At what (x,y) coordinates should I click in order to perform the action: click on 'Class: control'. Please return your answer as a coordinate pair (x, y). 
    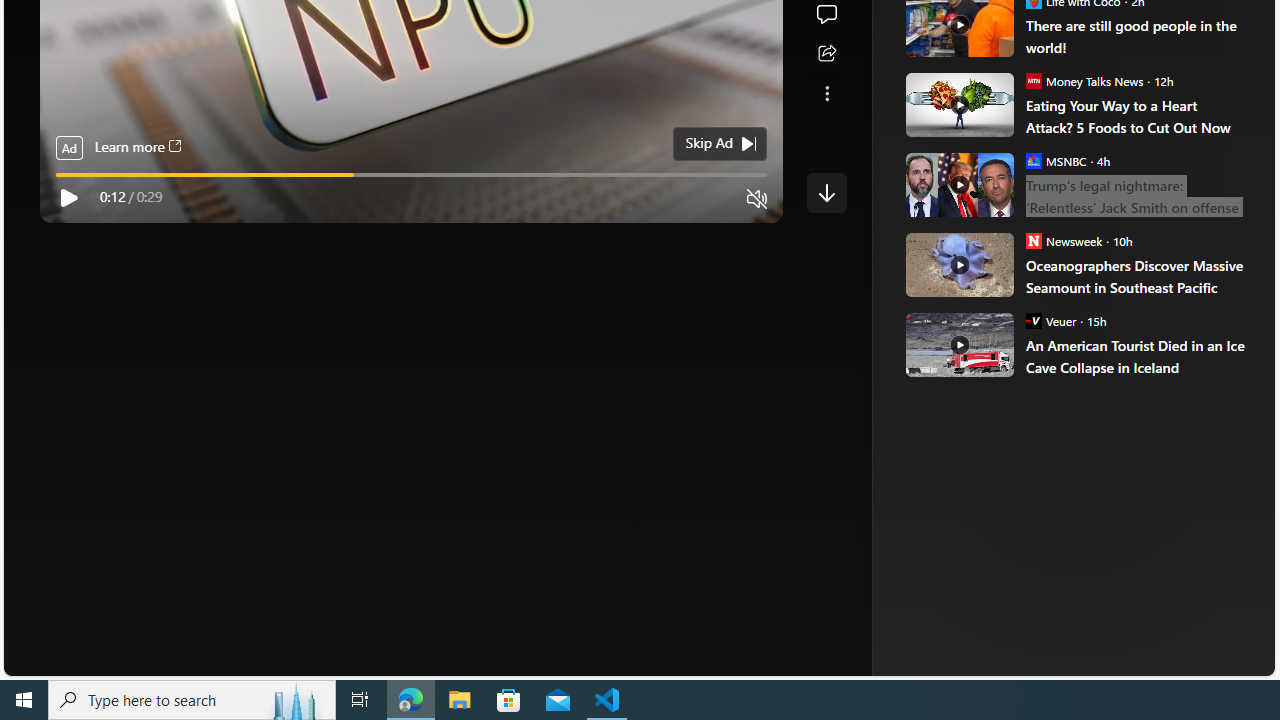
    Looking at the image, I should click on (826, 192).